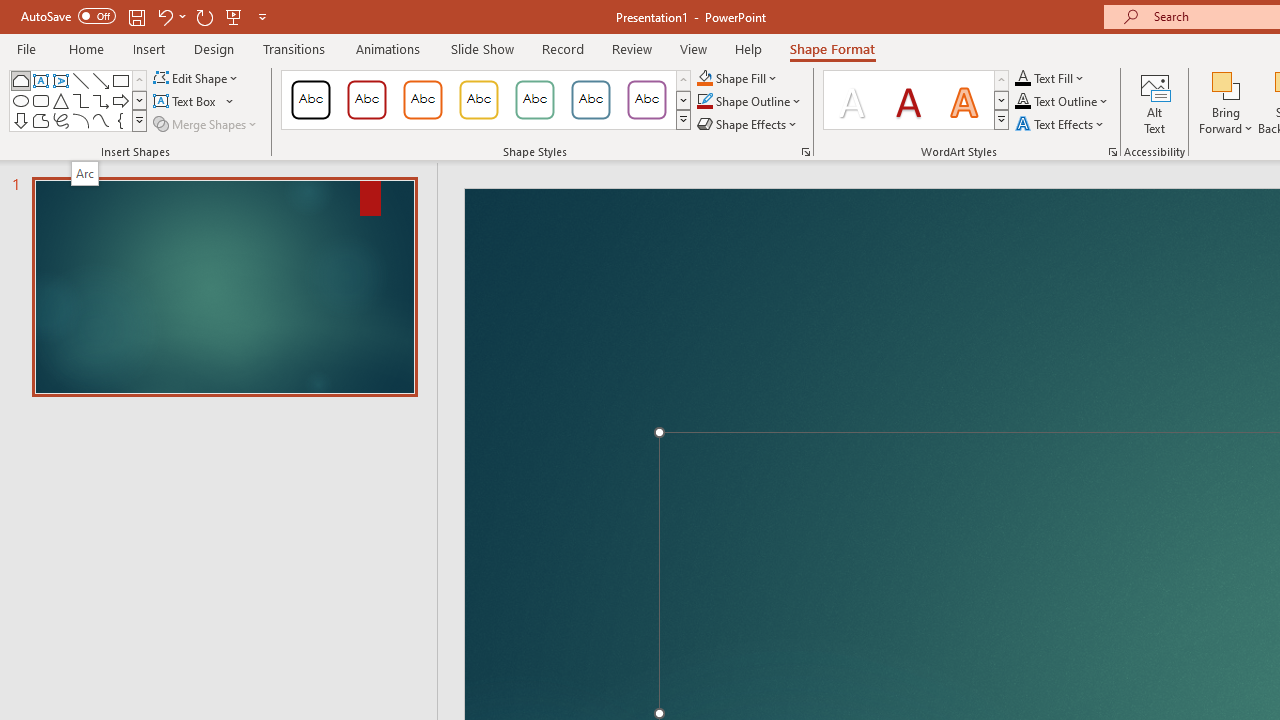 This screenshot has height=720, width=1280. What do you see at coordinates (206, 124) in the screenshot?
I see `'Merge Shapes'` at bounding box center [206, 124].